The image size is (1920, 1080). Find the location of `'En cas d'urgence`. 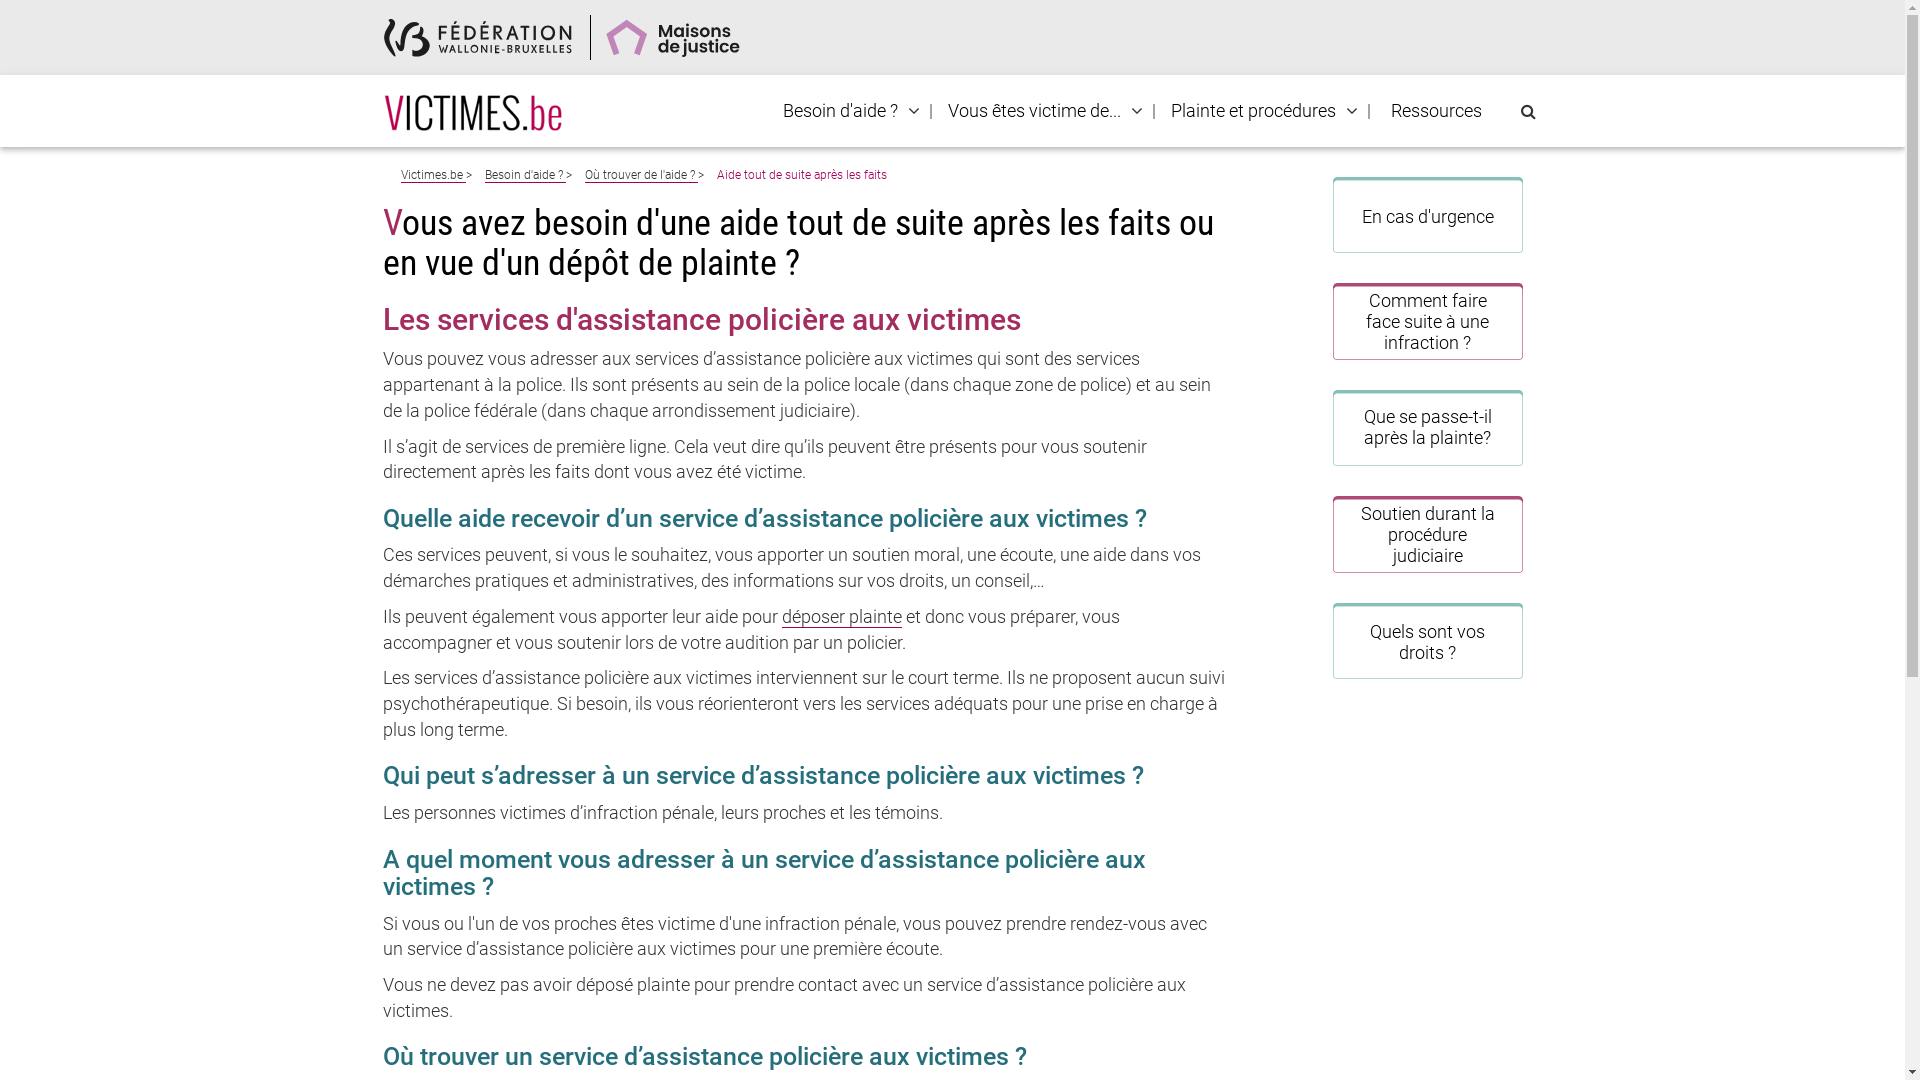

'En cas d'urgence is located at coordinates (1426, 215).